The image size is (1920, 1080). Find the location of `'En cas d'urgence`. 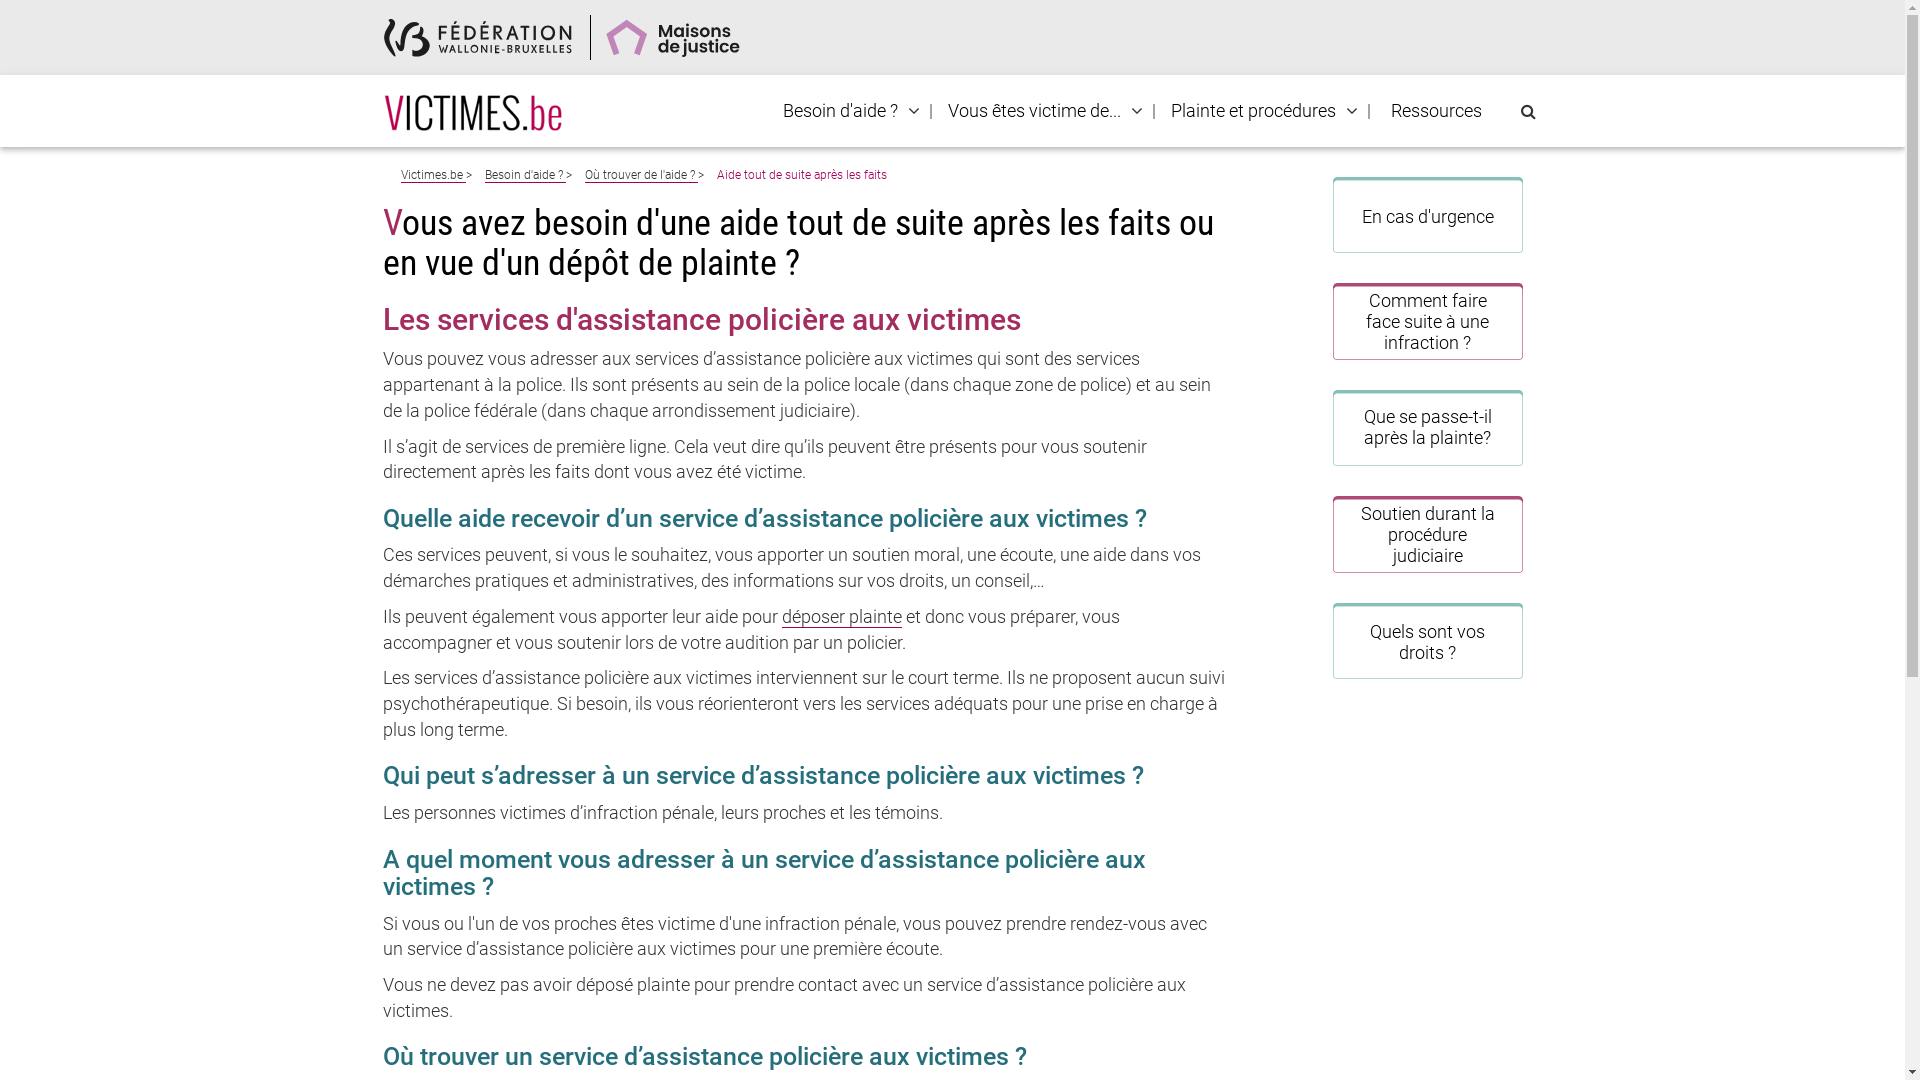

'En cas d'urgence is located at coordinates (1426, 215).